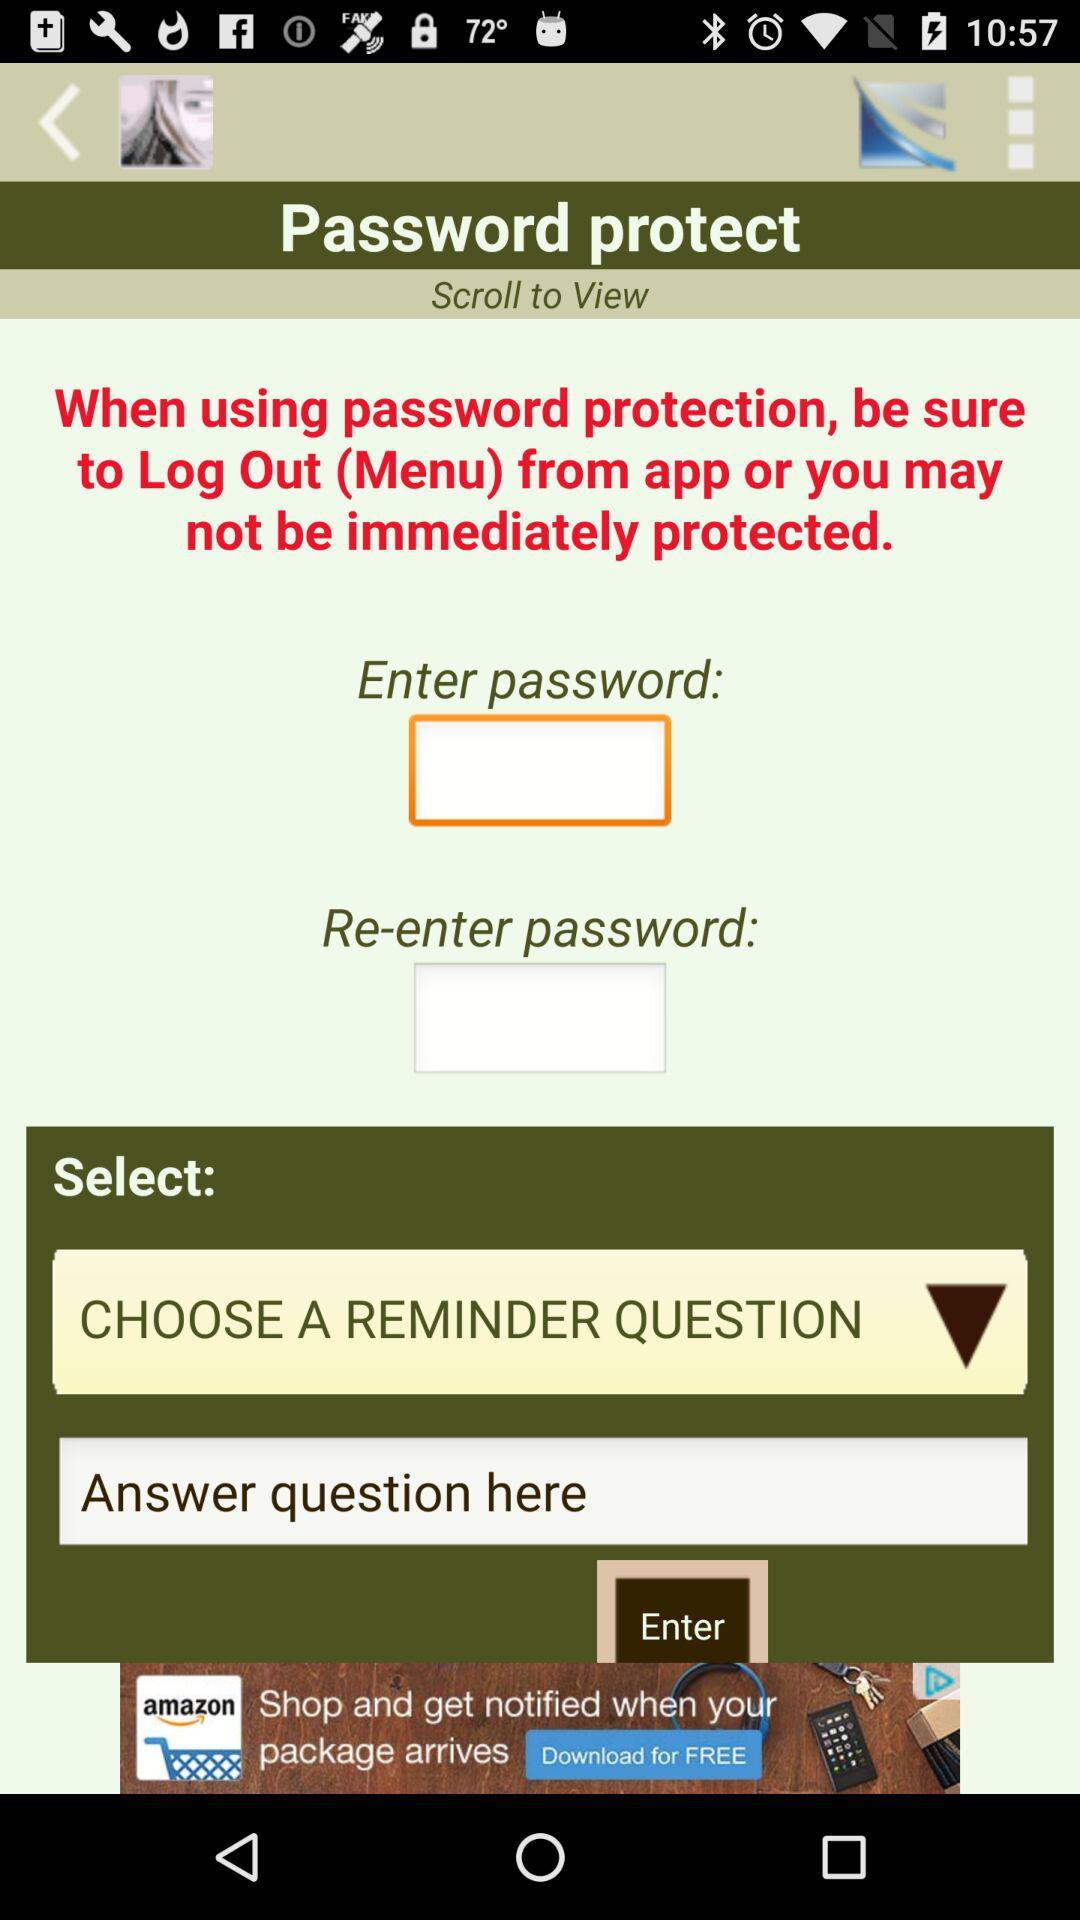 This screenshot has height=1920, width=1080. What do you see at coordinates (540, 775) in the screenshot?
I see `enter password text field` at bounding box center [540, 775].